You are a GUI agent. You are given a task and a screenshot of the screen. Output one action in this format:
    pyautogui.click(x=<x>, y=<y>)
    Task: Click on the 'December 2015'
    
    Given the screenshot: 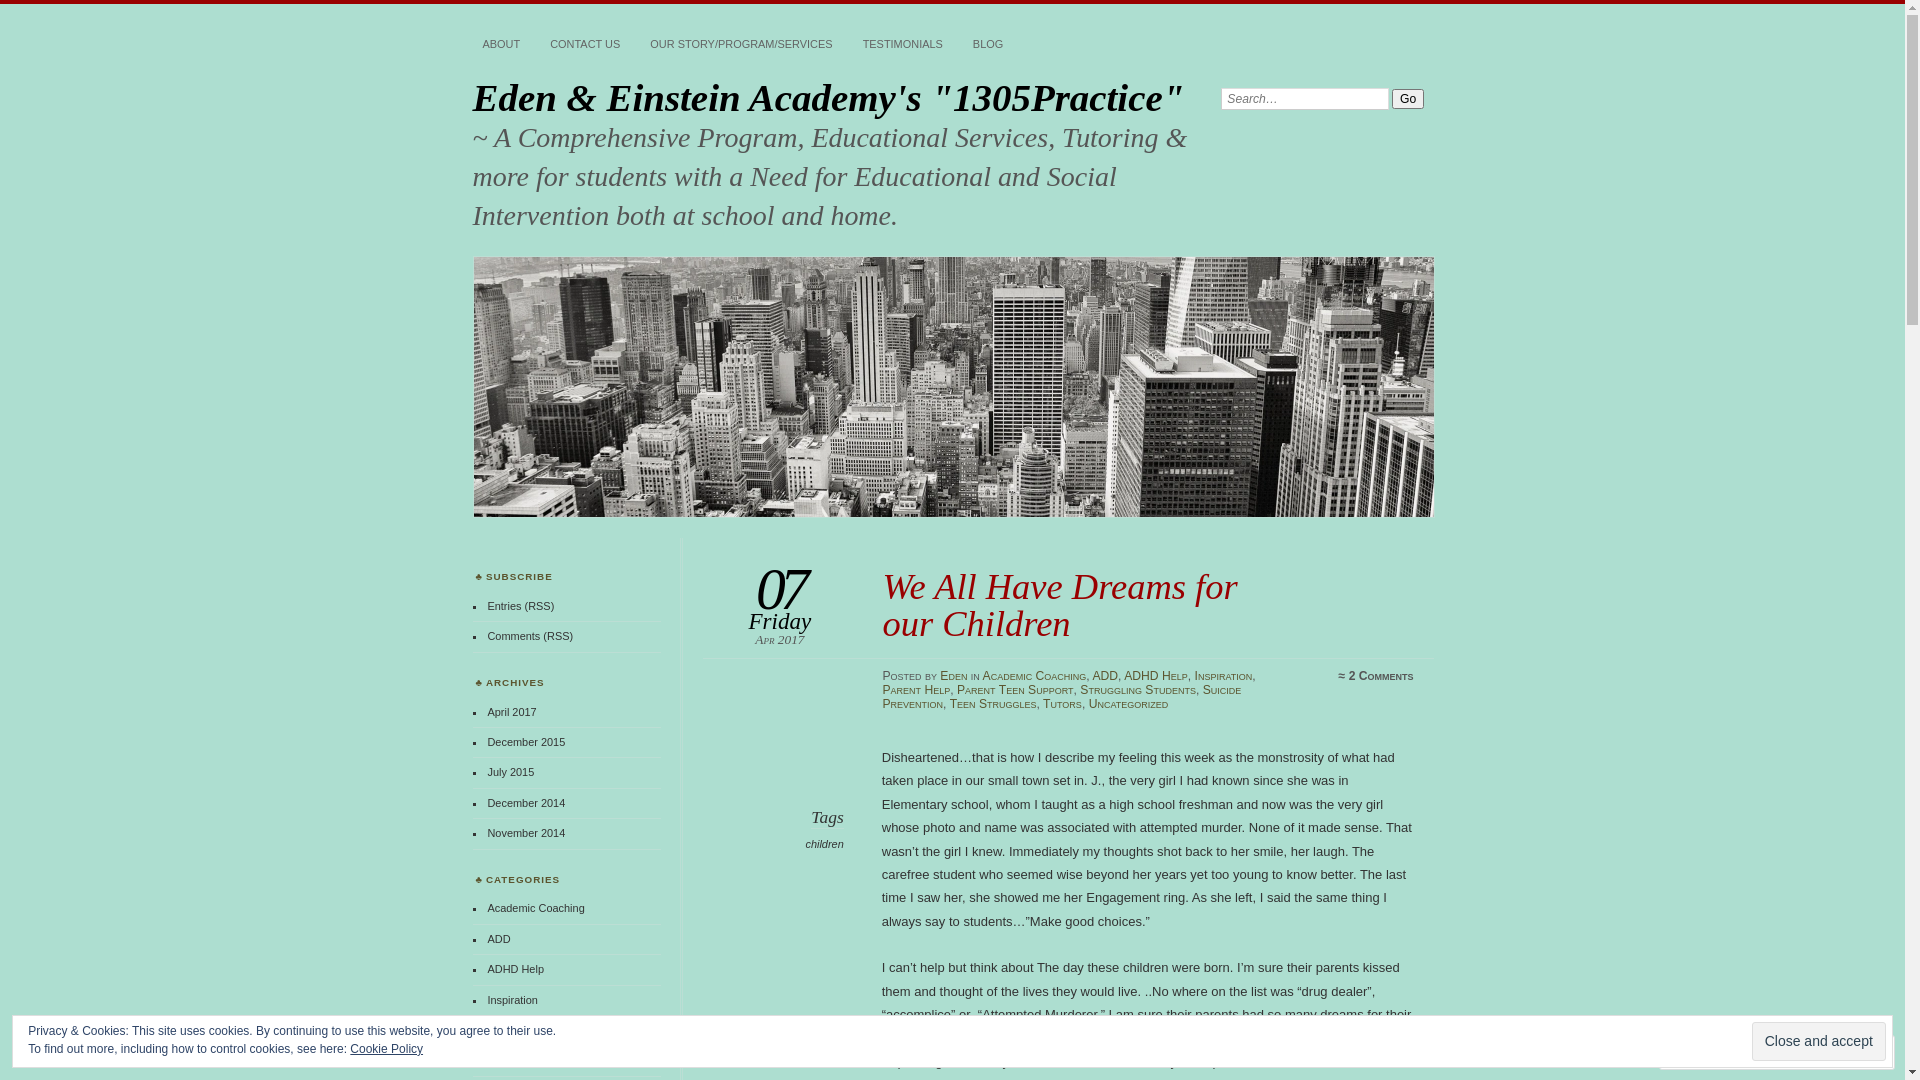 What is the action you would take?
    pyautogui.click(x=526, y=741)
    